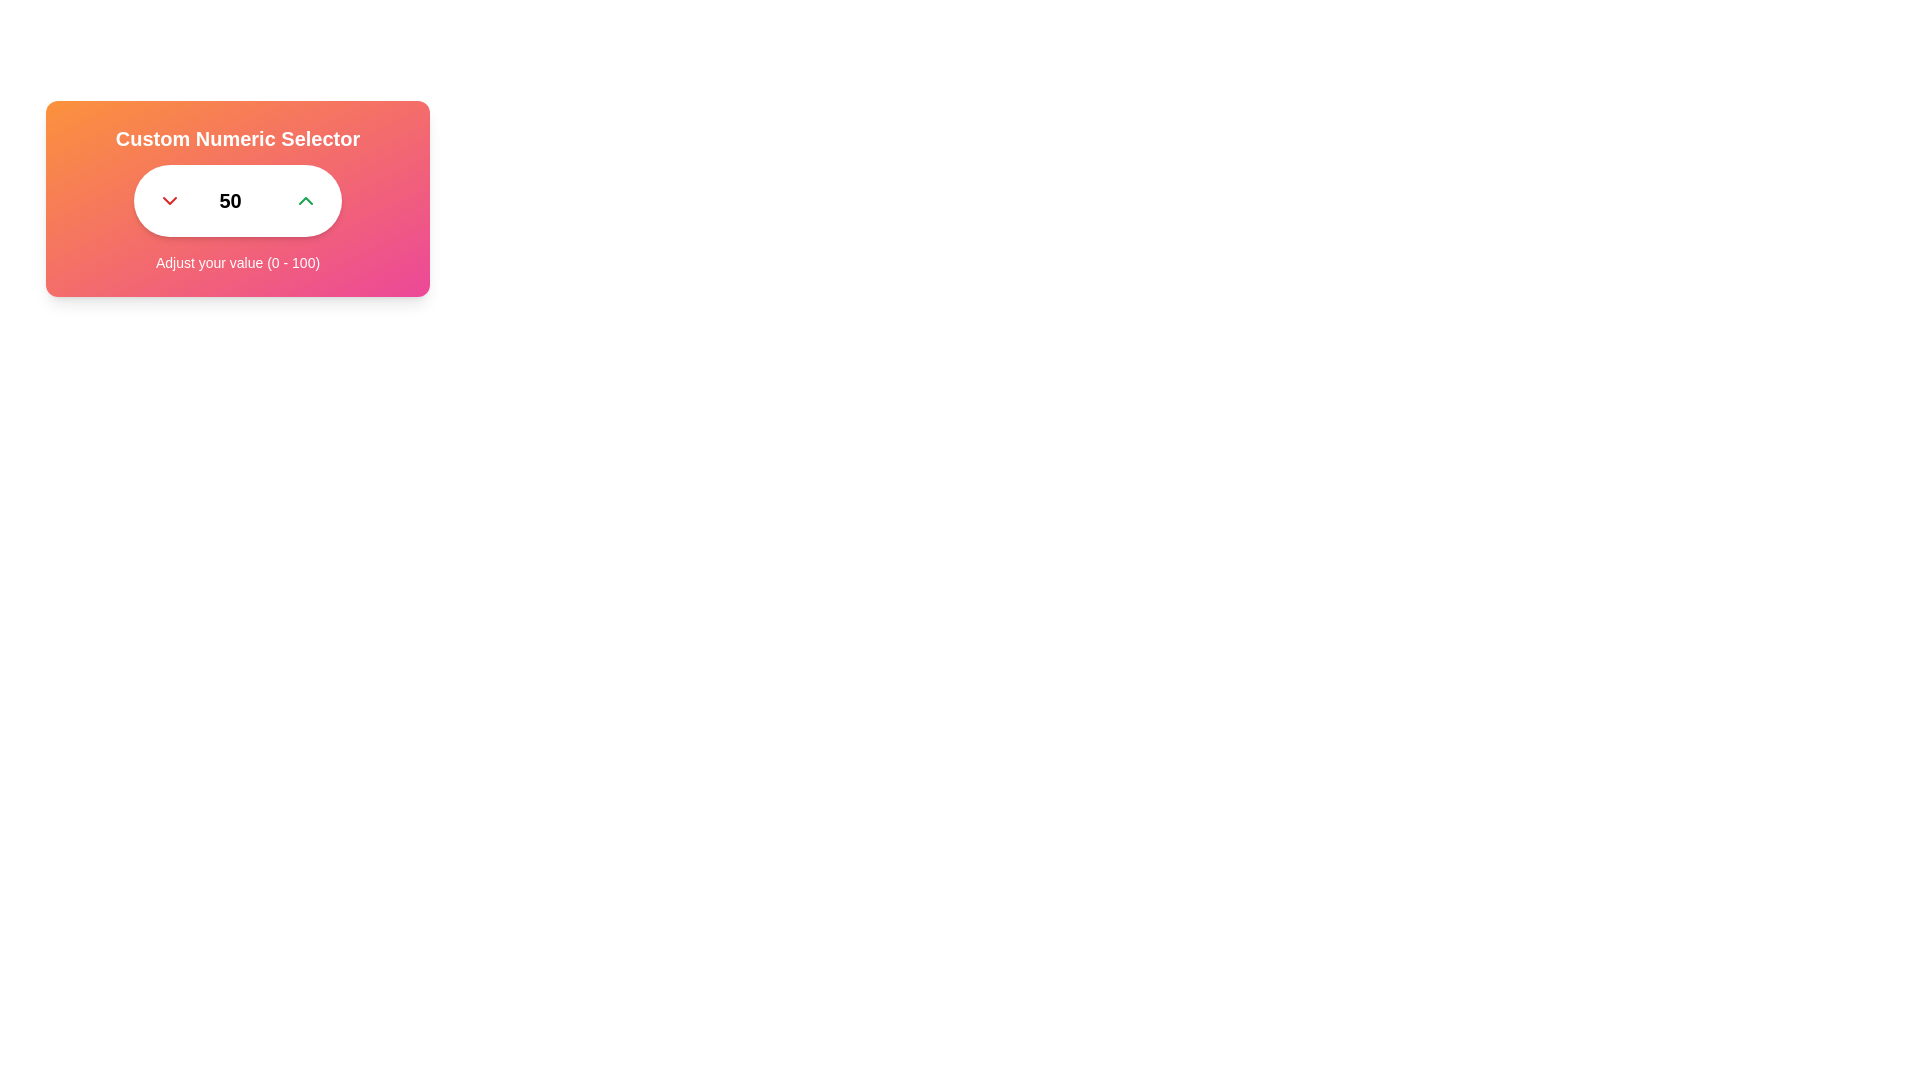 The image size is (1920, 1080). What do you see at coordinates (238, 200) in the screenshot?
I see `the numeric display of the Numeric Selector Widget, which is centered below the title 'Custom Numeric Selector' and above the description 'Adjust your value (0 - 100)'` at bounding box center [238, 200].